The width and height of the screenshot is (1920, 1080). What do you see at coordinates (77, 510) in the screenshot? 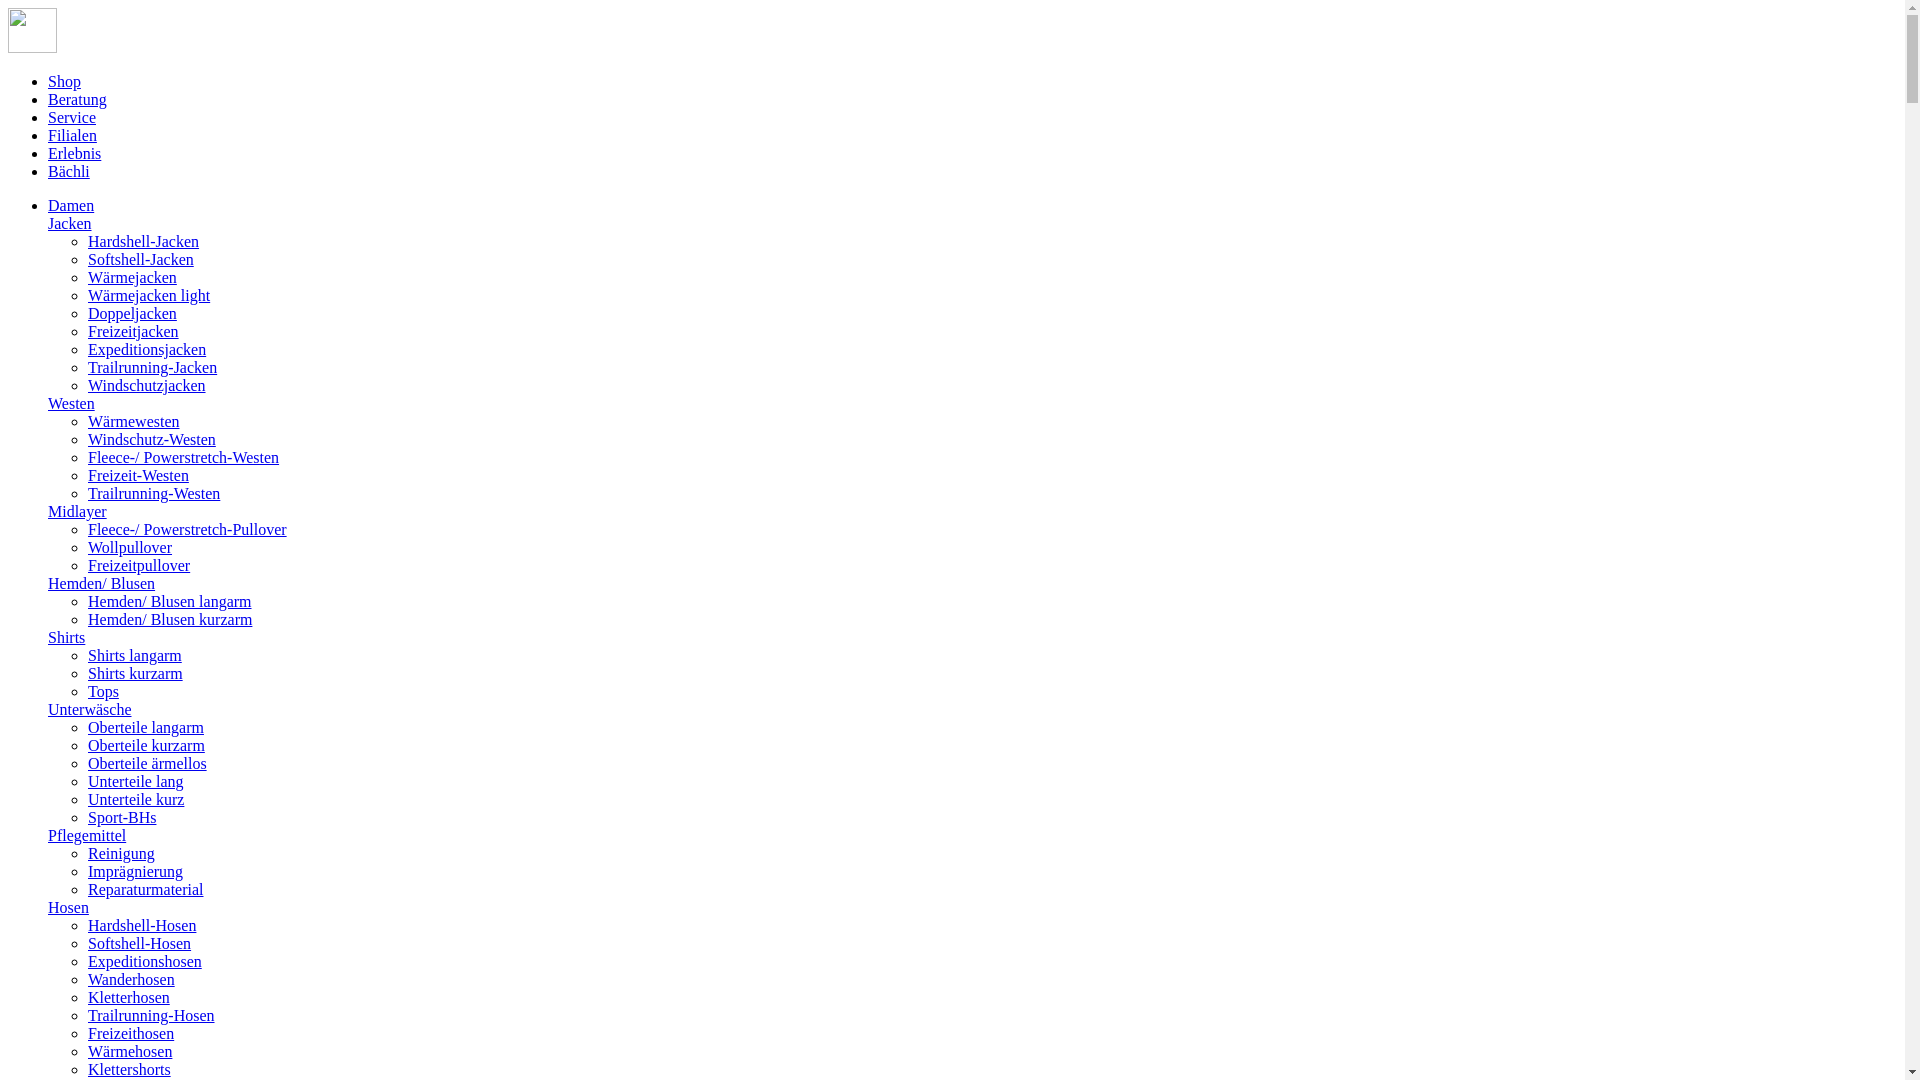
I see `'Midlayer'` at bounding box center [77, 510].